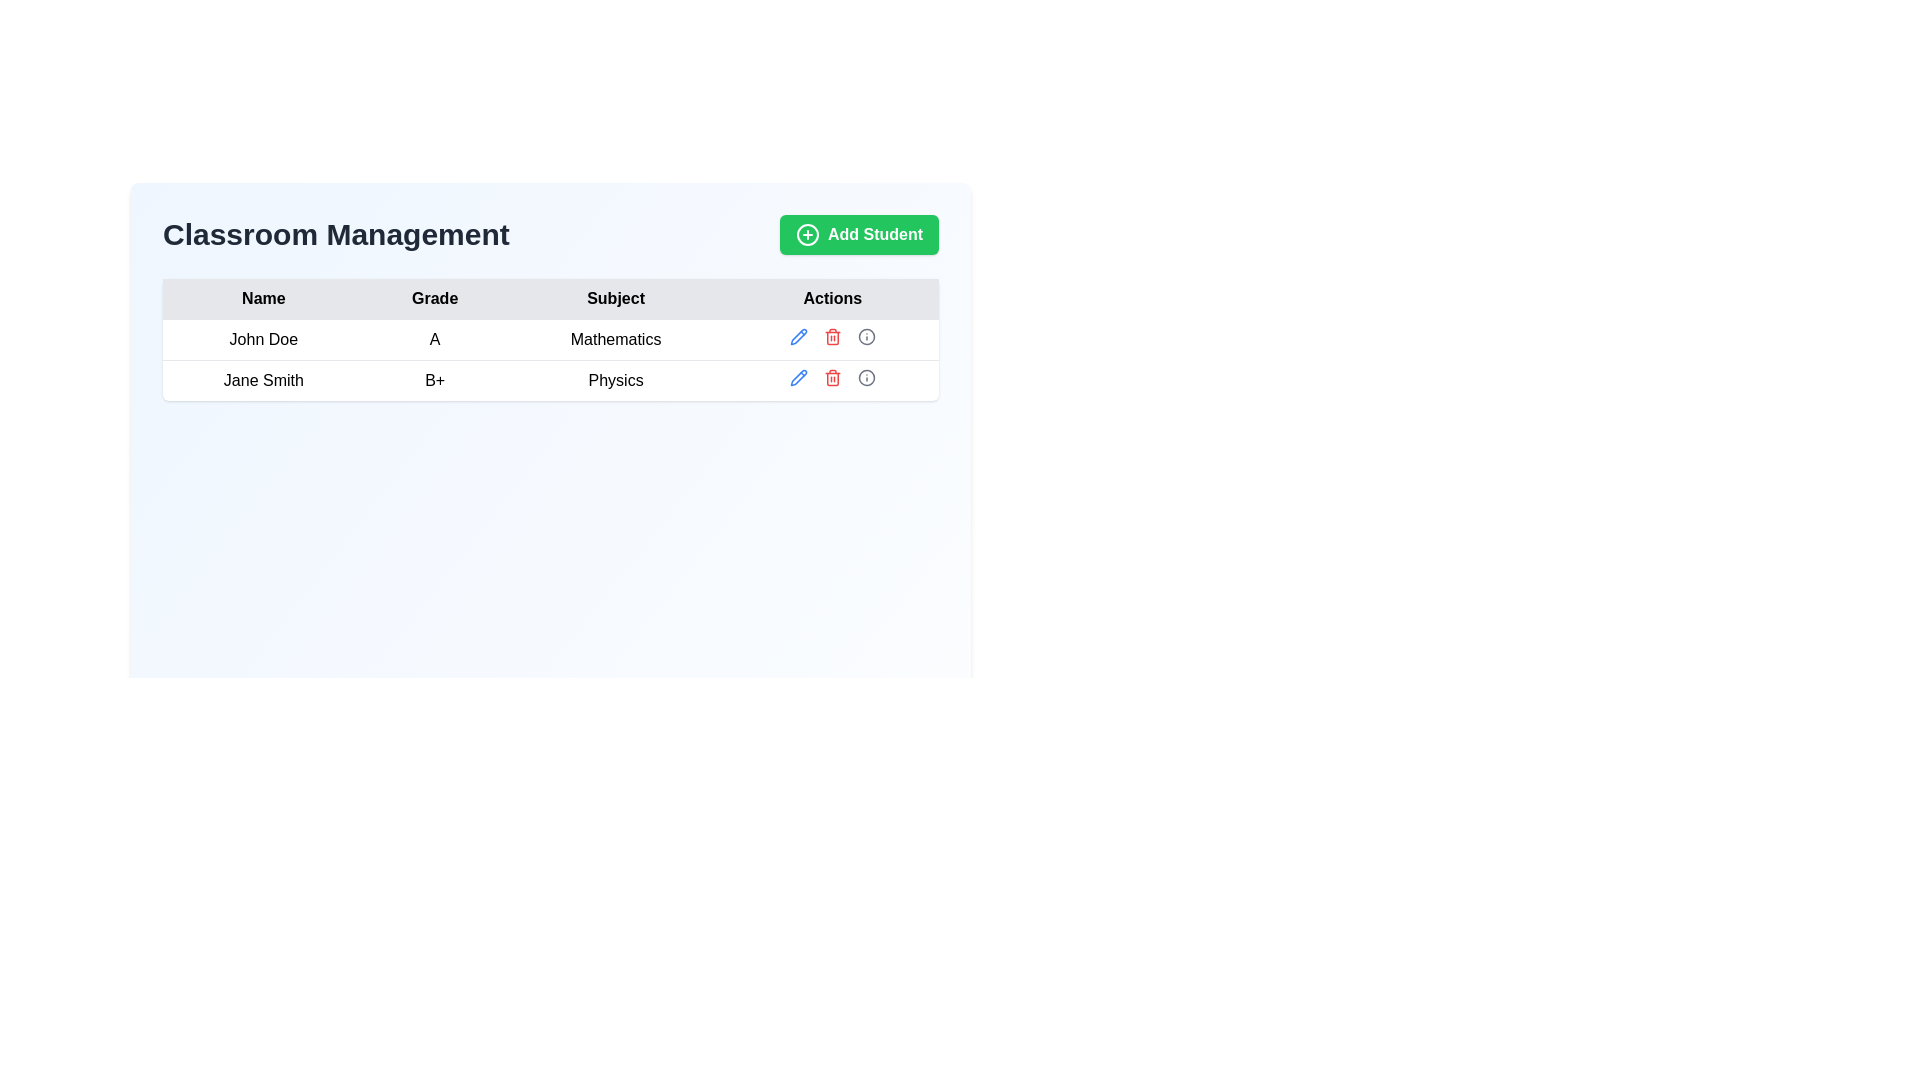 The width and height of the screenshot is (1920, 1080). I want to click on the 'Subject' label for student 'Jane Smith' in the third column of the second row of the table, so click(615, 380).